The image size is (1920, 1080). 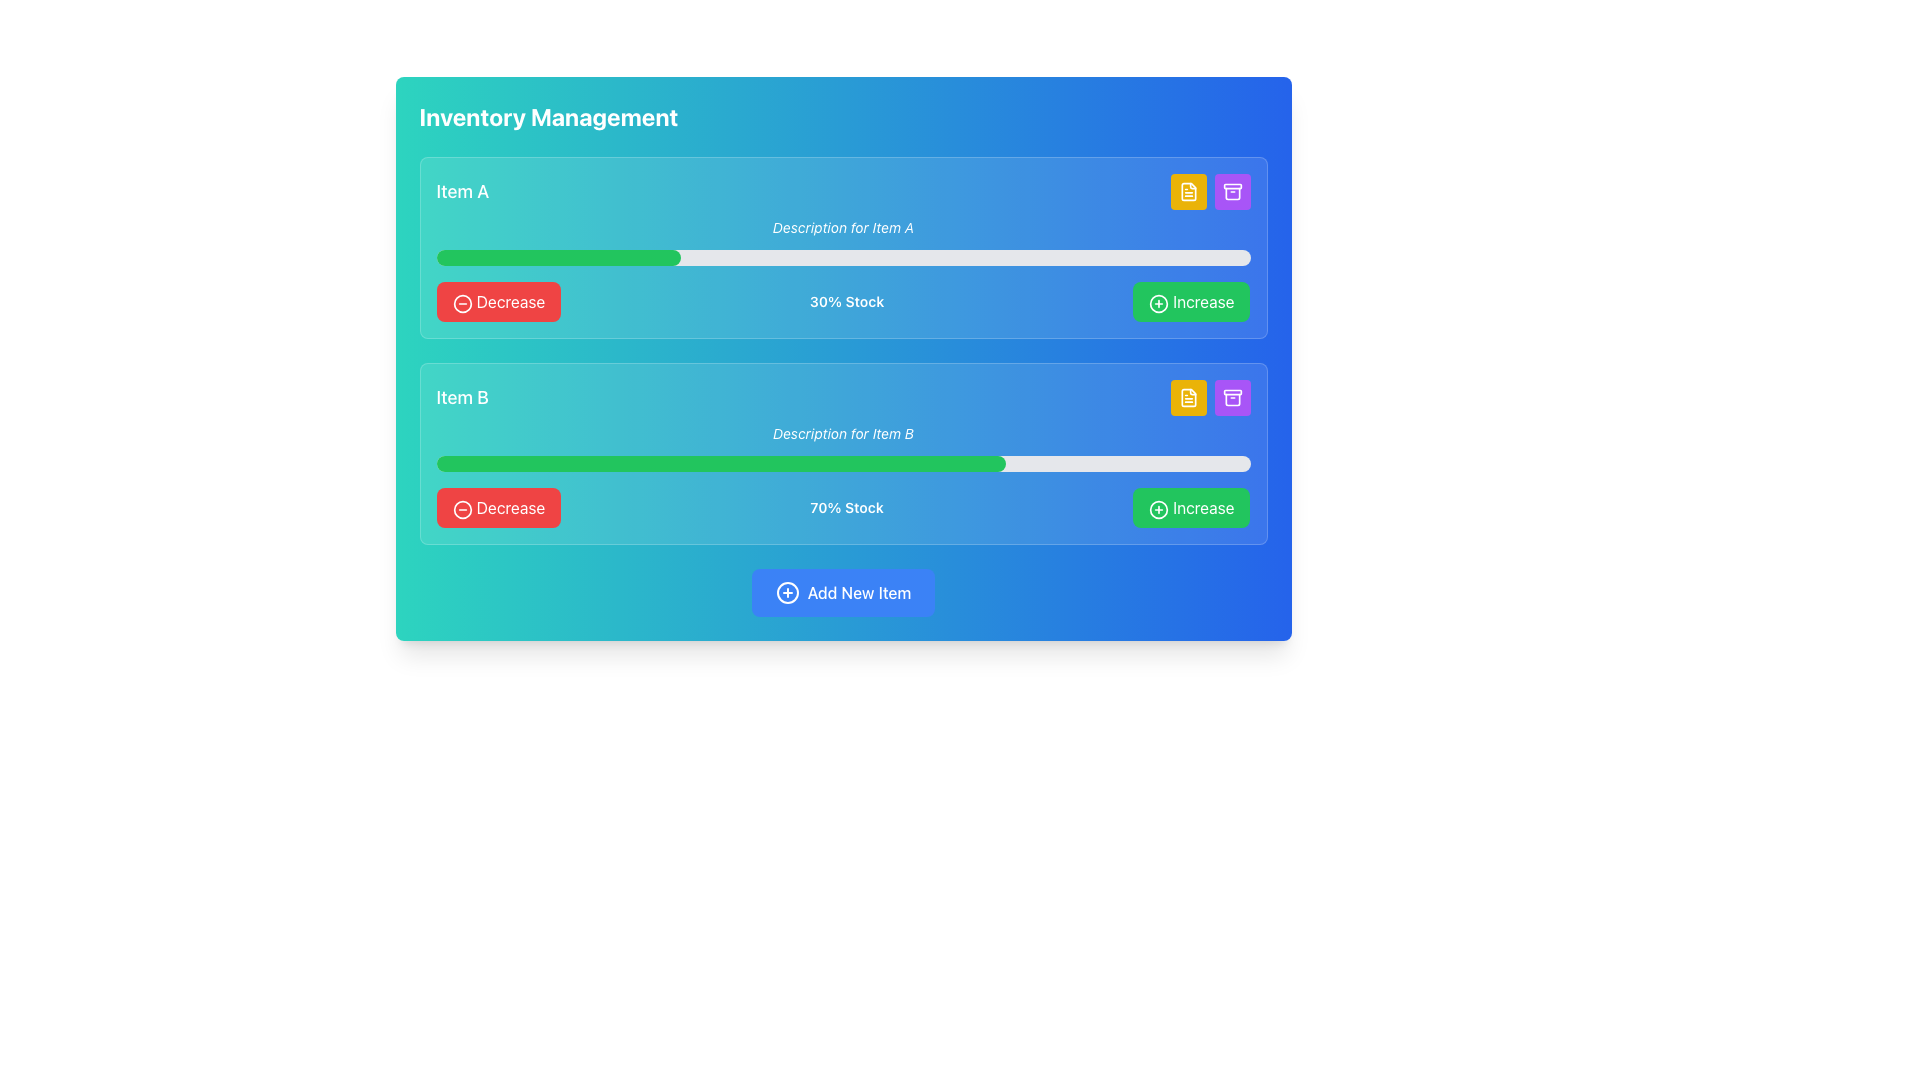 What do you see at coordinates (720, 463) in the screenshot?
I see `the green progress bar located in the 'Item B' section, which is positioned horizontally over the second gray bar below the description text 'Description for Item B.'` at bounding box center [720, 463].